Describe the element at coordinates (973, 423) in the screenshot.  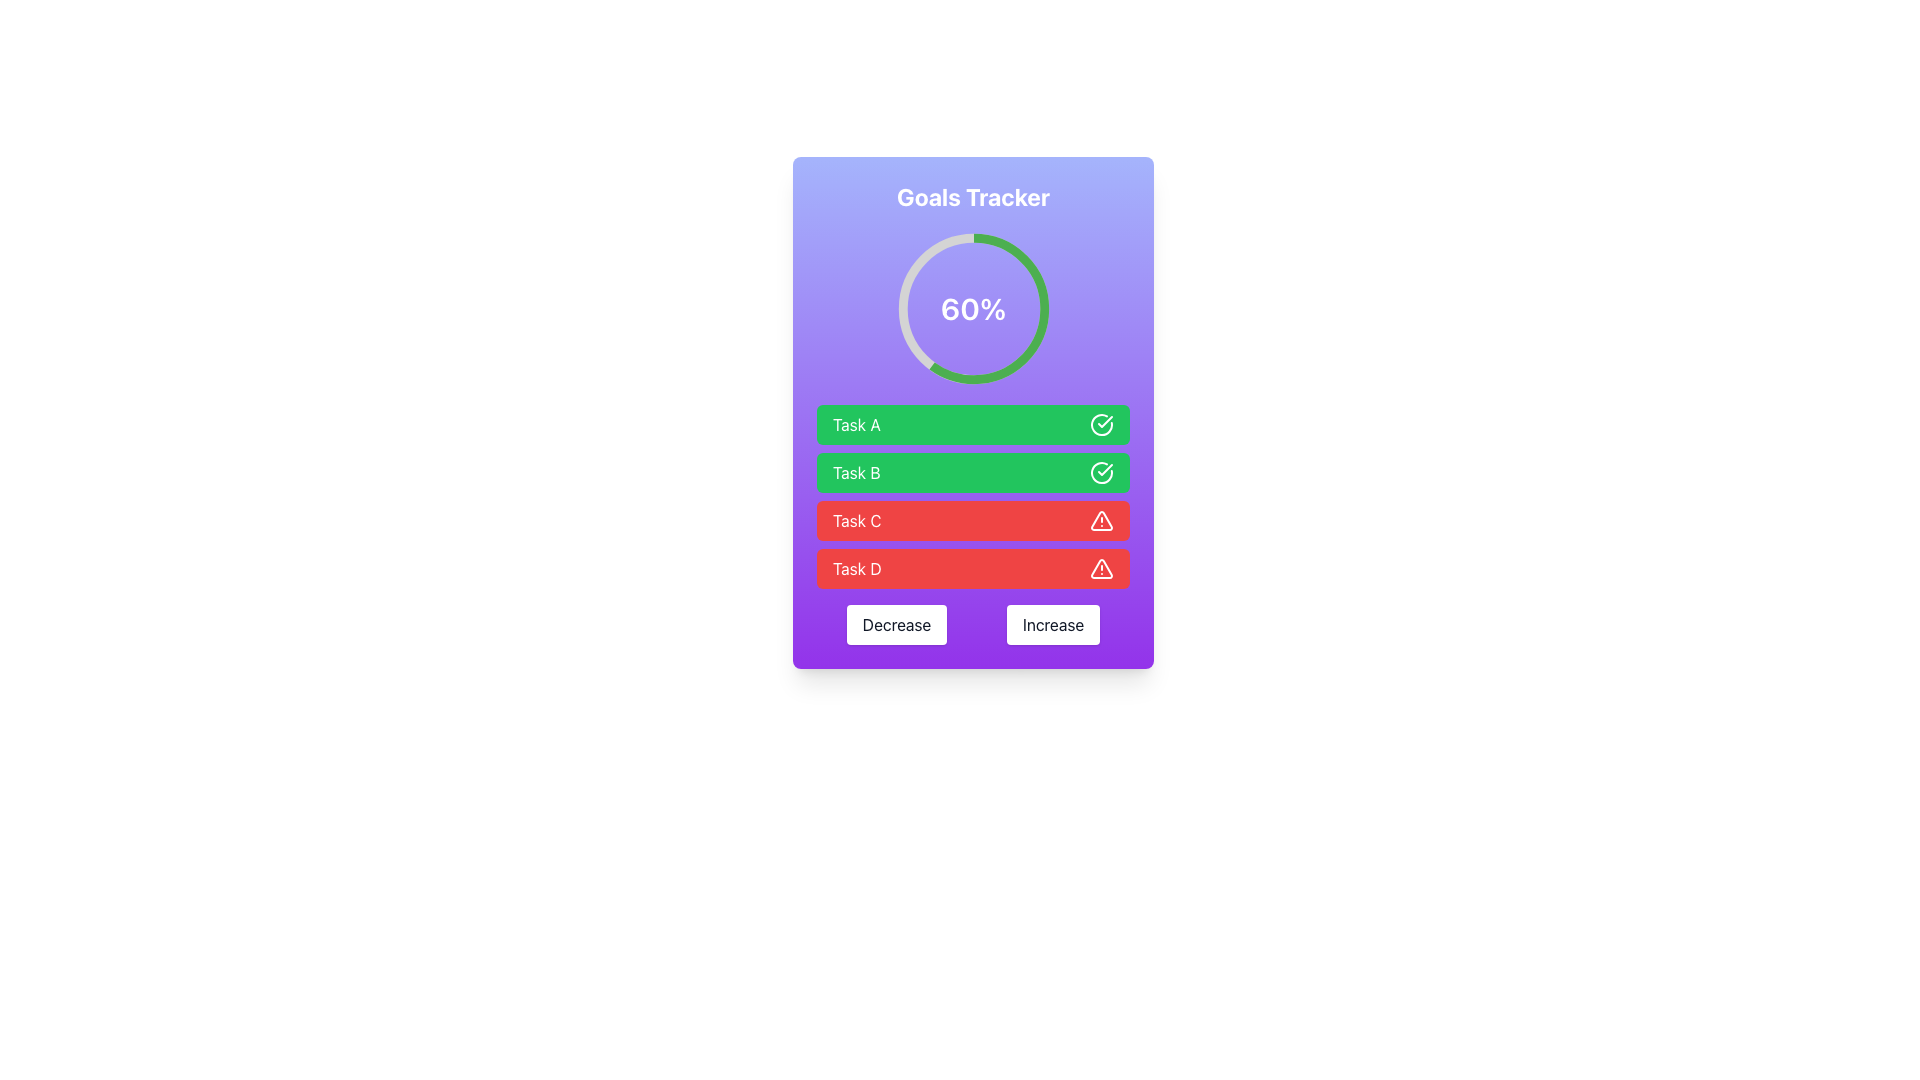
I see `the task labeled 'Task A' by clicking on its icon or text, which is the first element in the vertical list of task items` at that location.